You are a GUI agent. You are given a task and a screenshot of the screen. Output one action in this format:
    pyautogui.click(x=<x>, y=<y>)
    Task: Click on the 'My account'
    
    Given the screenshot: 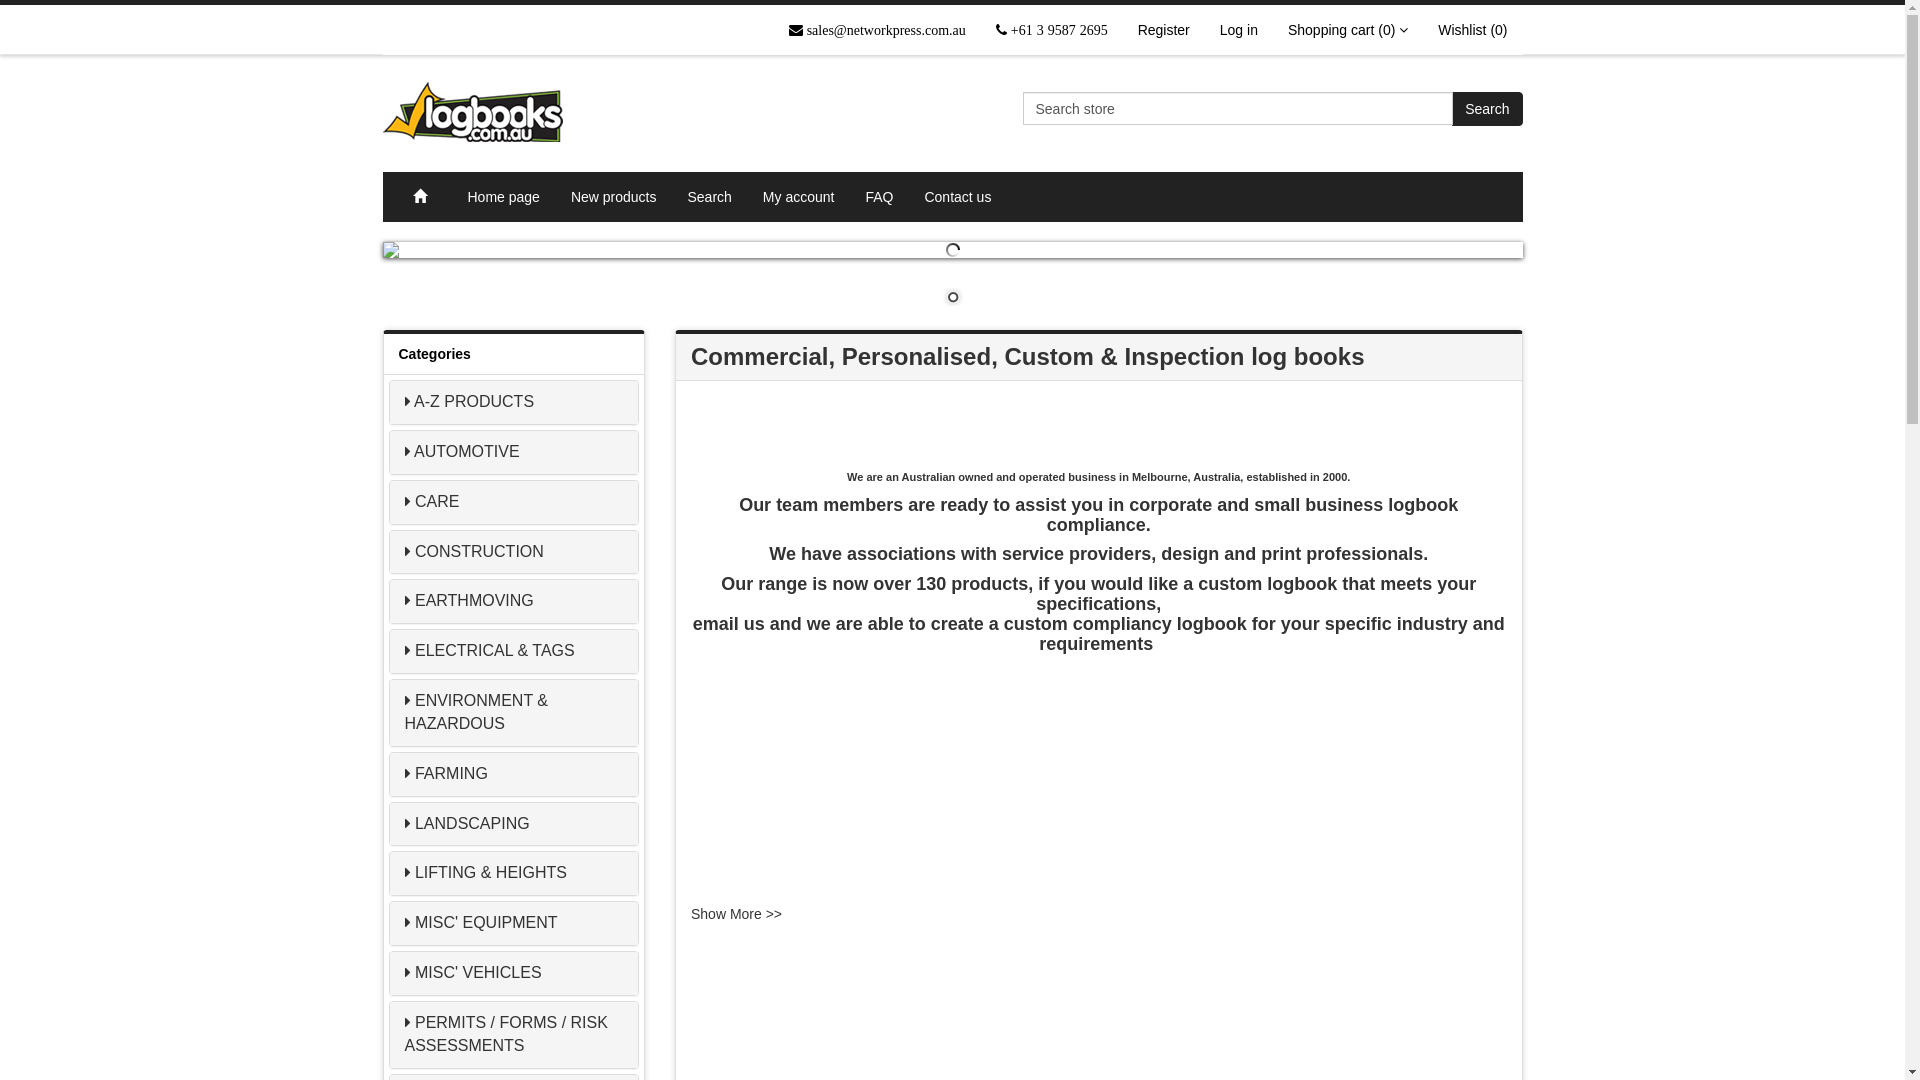 What is the action you would take?
    pyautogui.click(x=747, y=196)
    